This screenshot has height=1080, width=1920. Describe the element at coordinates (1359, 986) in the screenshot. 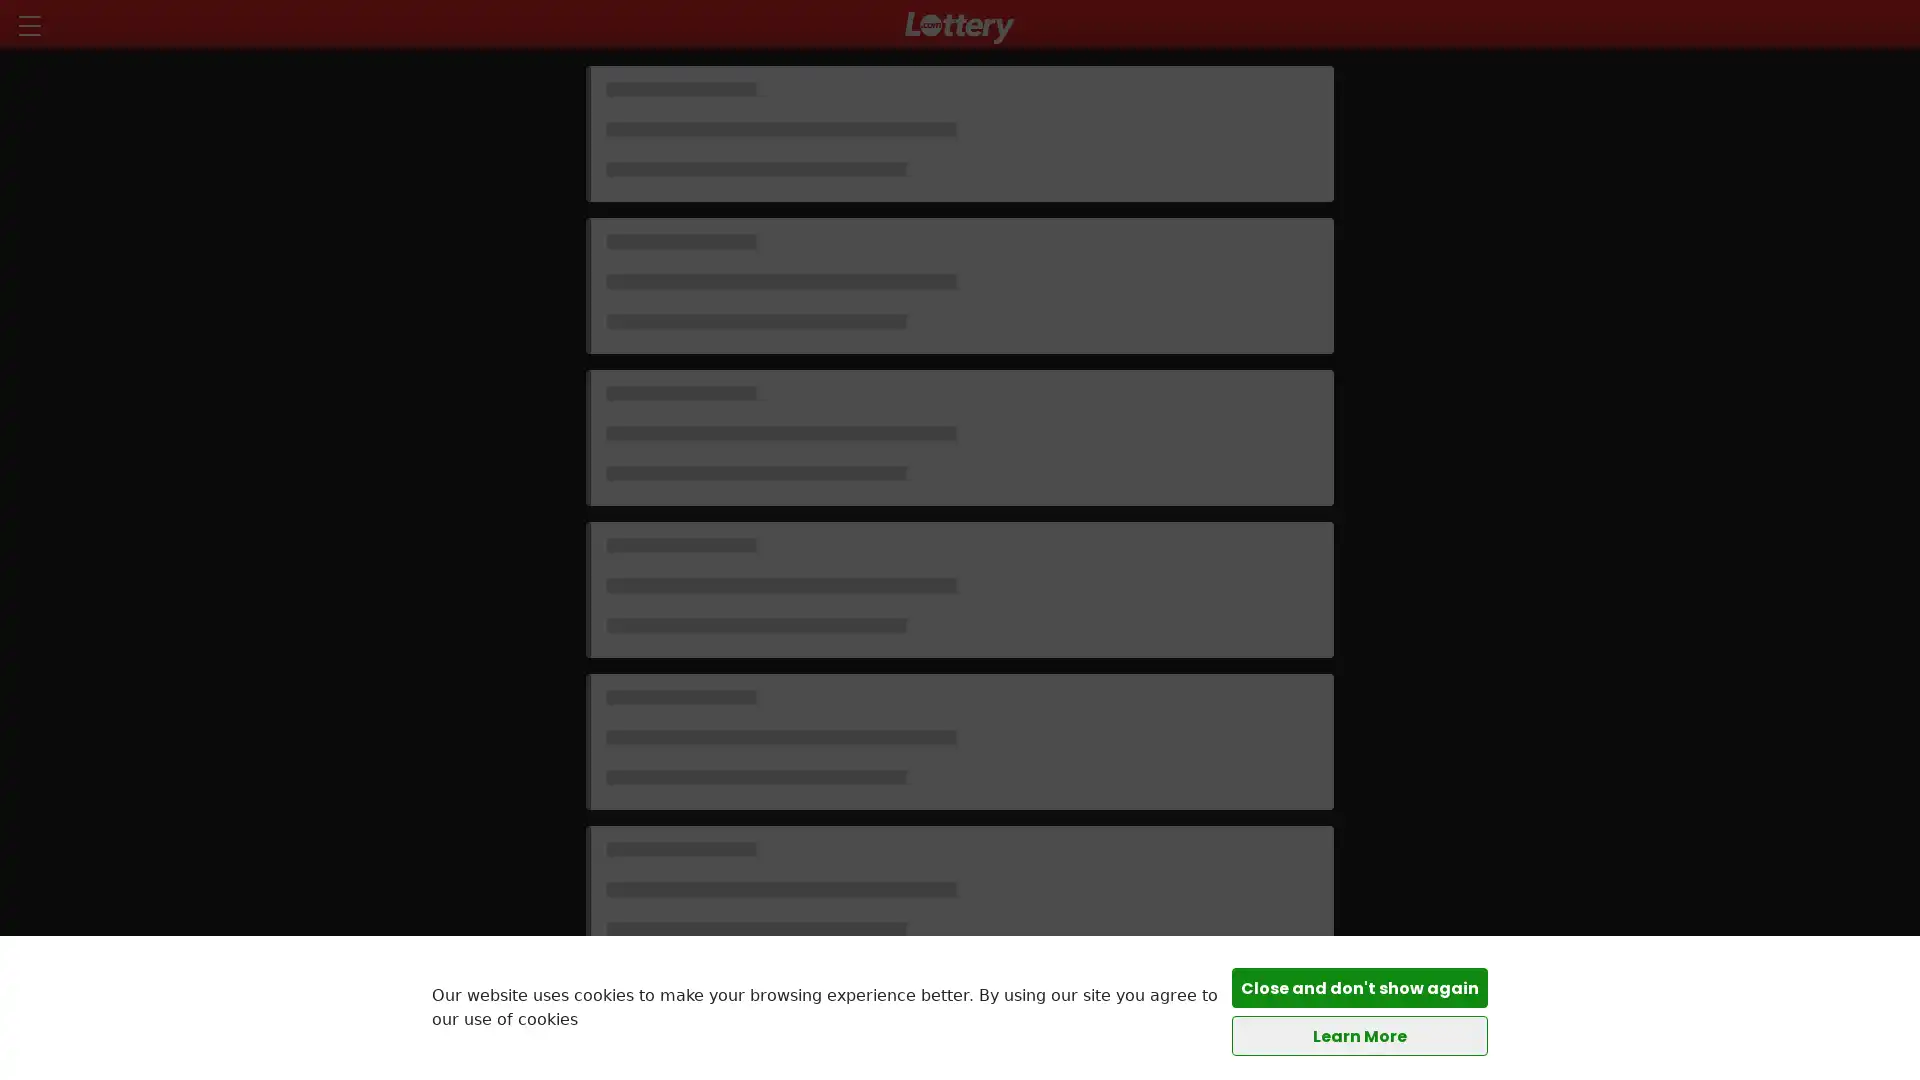

I see `Close and don't show again` at that location.